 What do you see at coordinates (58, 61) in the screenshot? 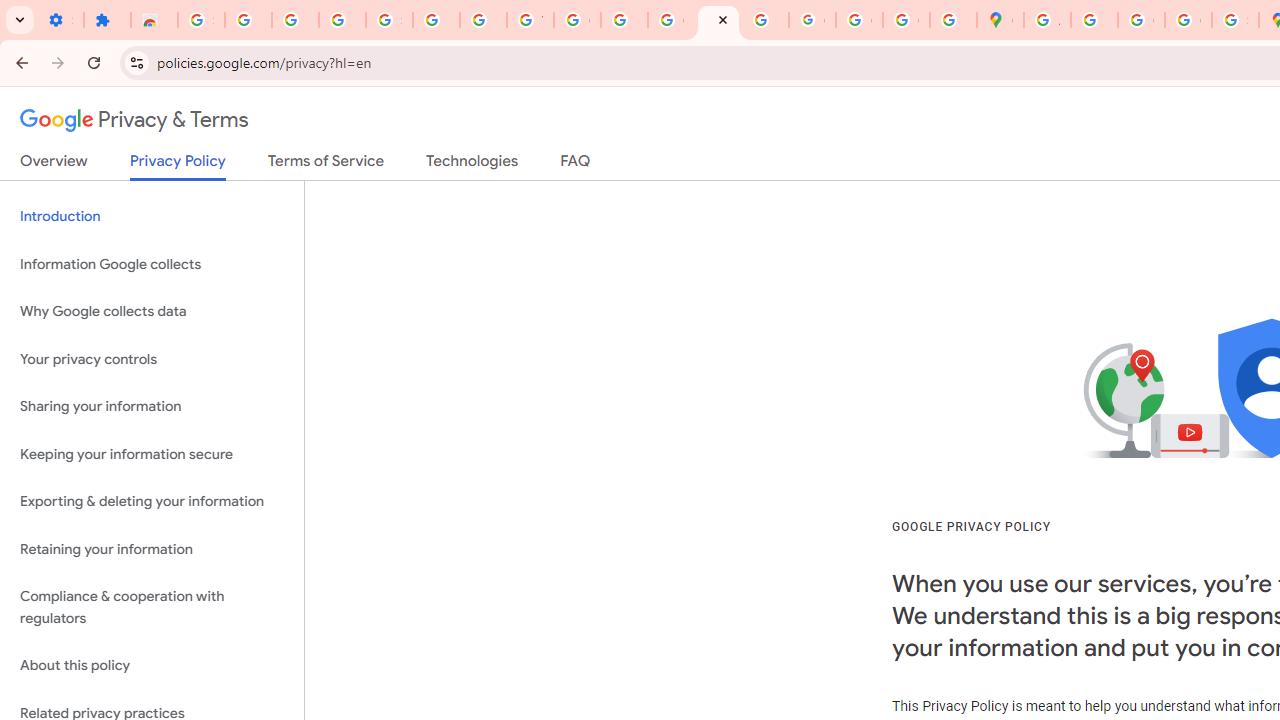
I see `'Forward'` at bounding box center [58, 61].